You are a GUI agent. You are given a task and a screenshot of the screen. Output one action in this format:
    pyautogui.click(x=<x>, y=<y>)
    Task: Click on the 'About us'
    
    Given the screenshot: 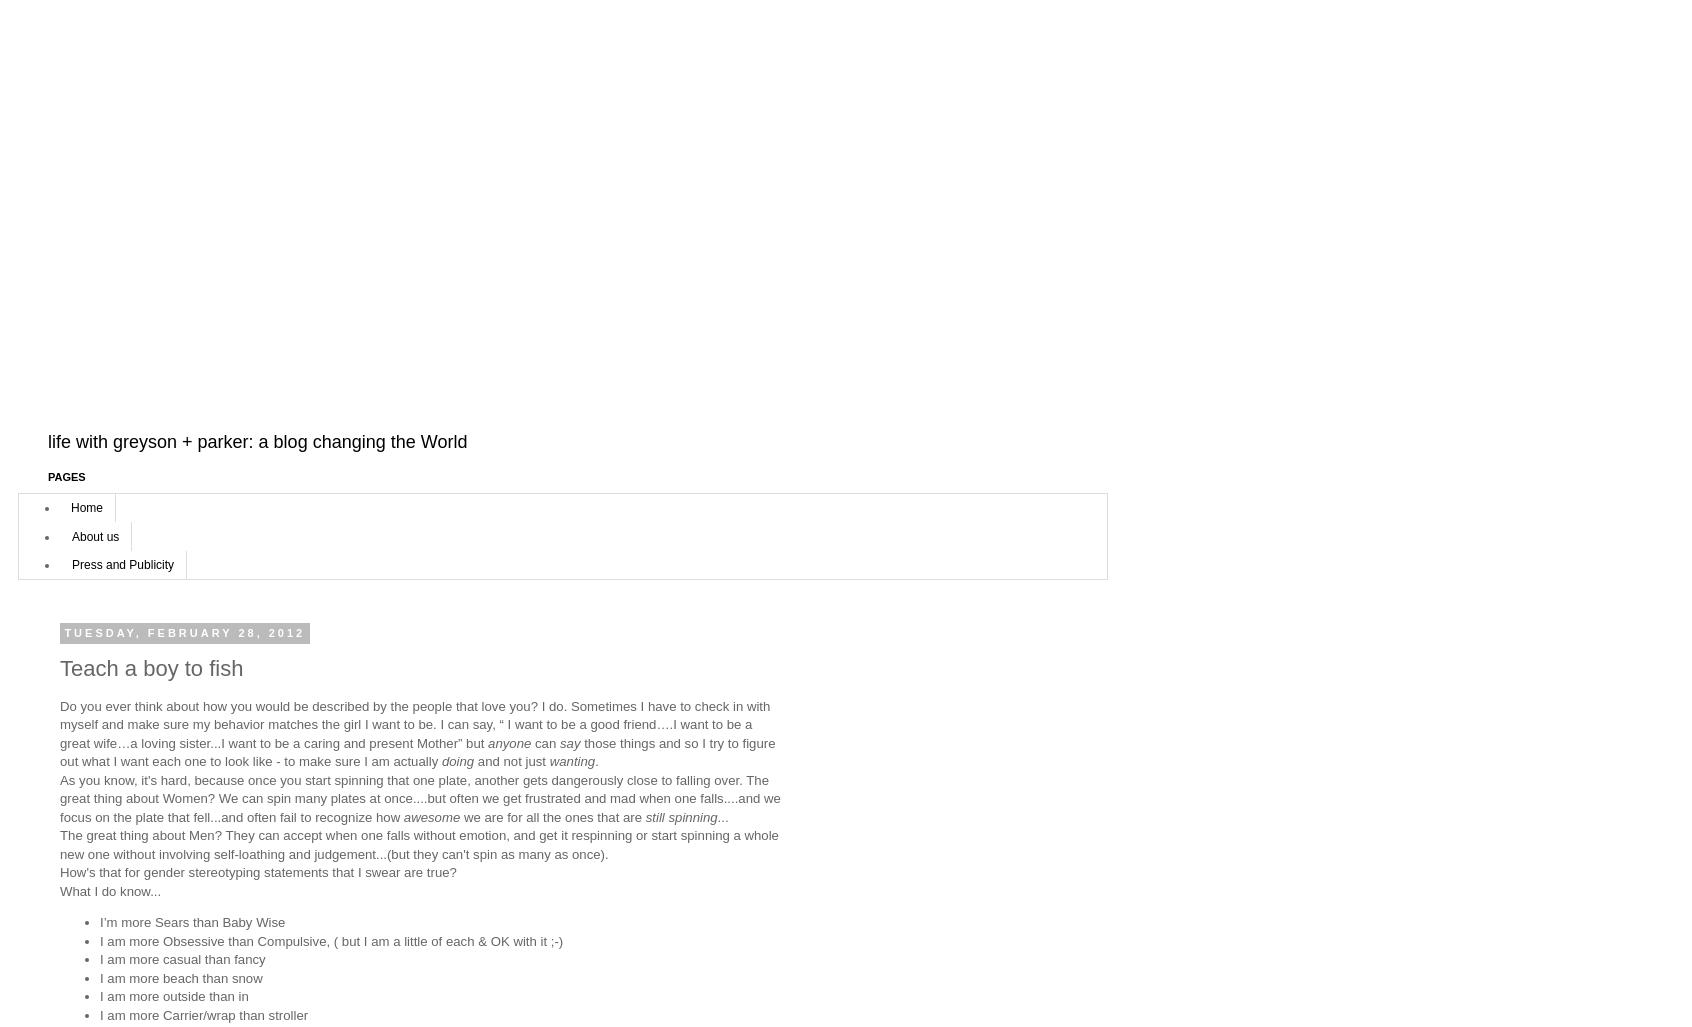 What is the action you would take?
    pyautogui.click(x=95, y=534)
    